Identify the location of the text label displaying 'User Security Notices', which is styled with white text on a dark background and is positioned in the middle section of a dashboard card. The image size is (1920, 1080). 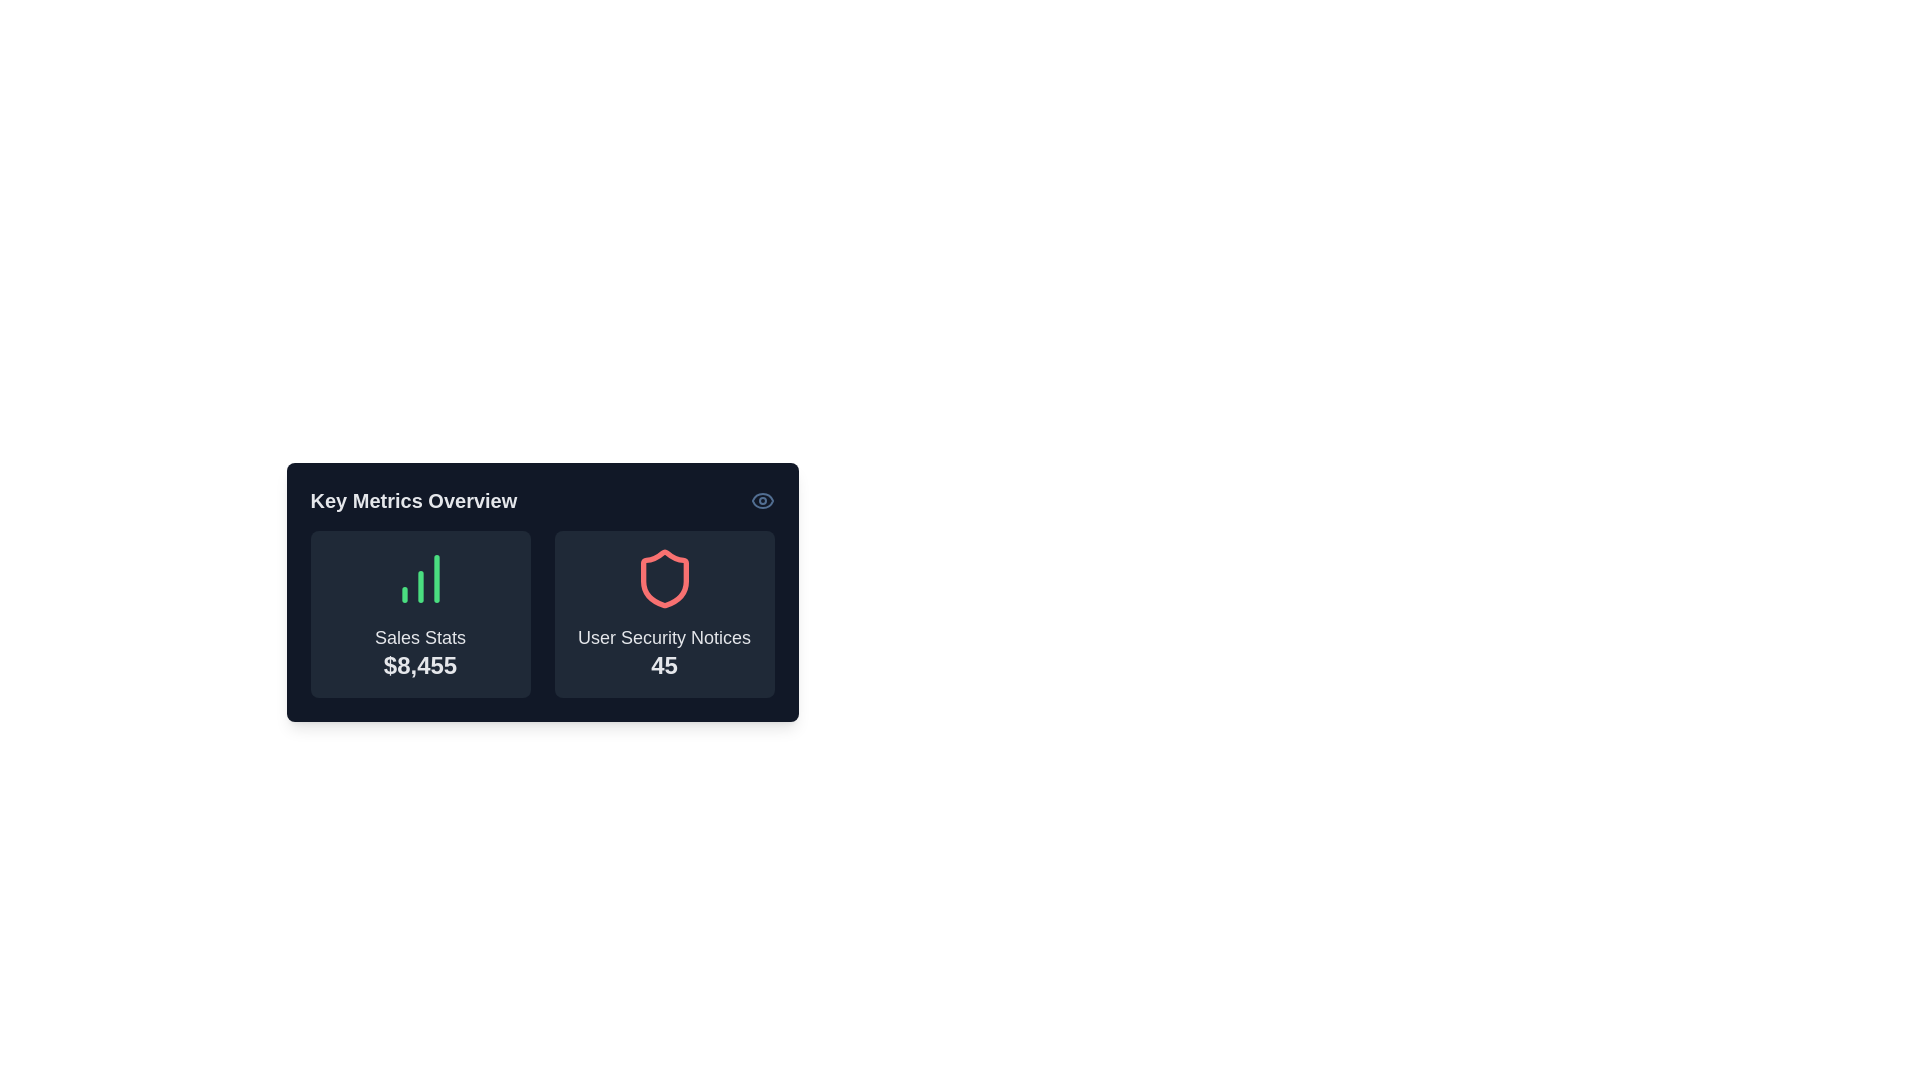
(664, 638).